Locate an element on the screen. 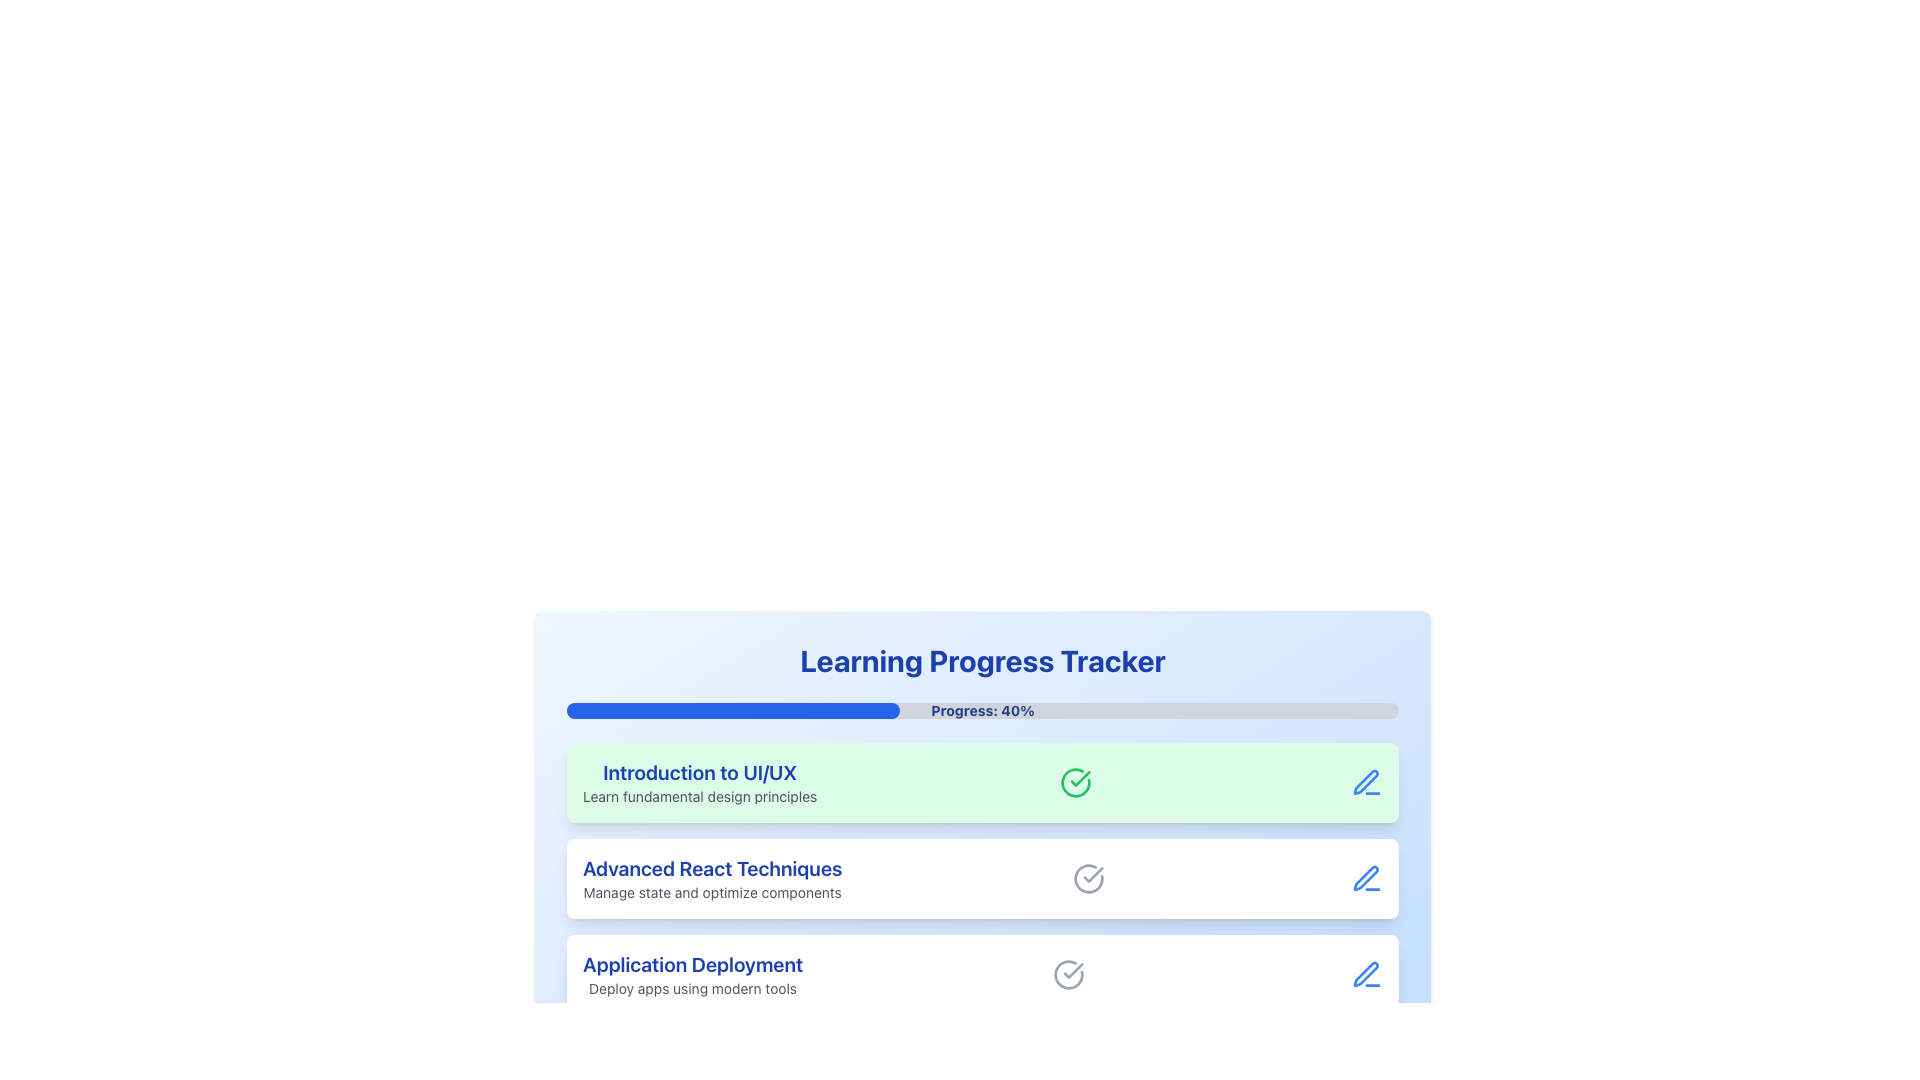 The height and width of the screenshot is (1080, 1920). the pen icon located at the bottom-right corner of the 'Application Deployment' section in the Learning Progress Tracker interface to change its color for visual feedback is located at coordinates (1366, 974).